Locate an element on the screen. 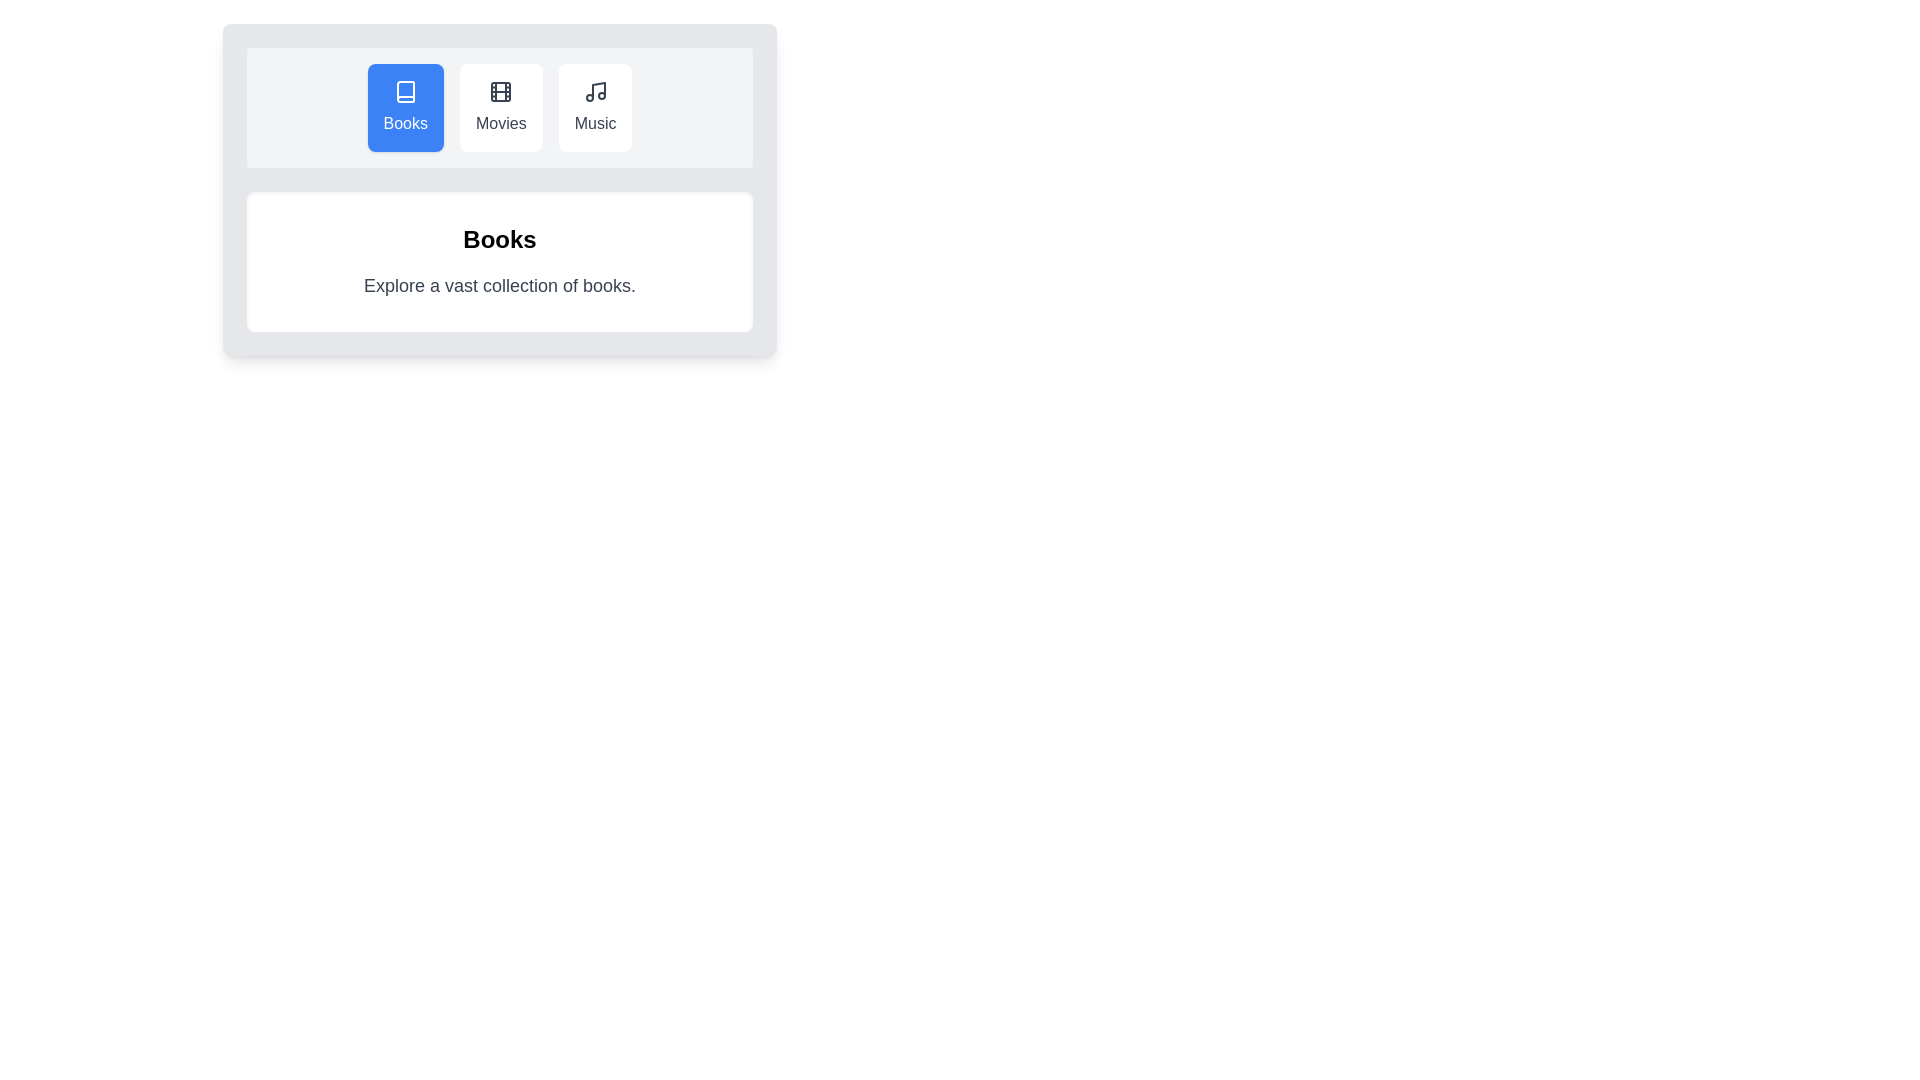 The height and width of the screenshot is (1080, 1920). the tab with title Music to select it is located at coordinates (594, 108).